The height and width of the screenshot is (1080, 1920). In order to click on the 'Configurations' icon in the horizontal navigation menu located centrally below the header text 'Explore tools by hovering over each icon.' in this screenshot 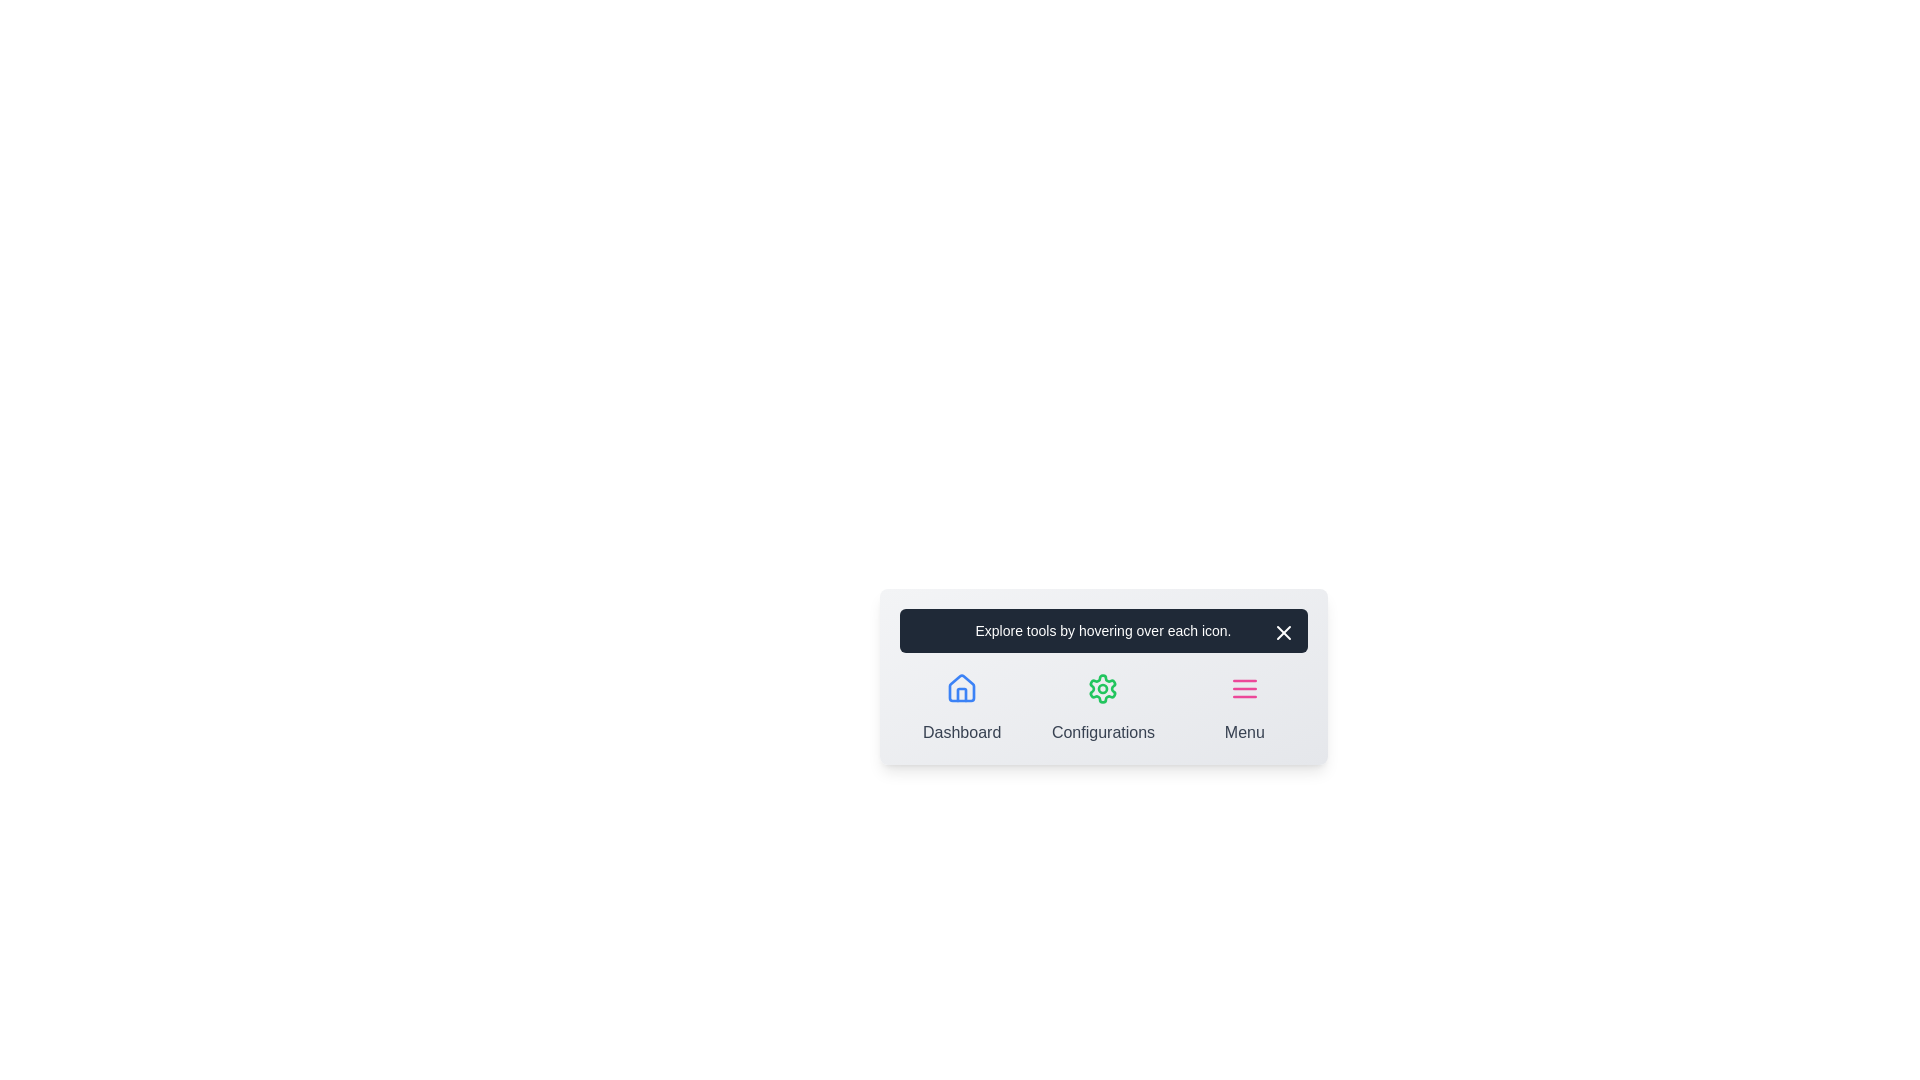, I will do `click(1102, 704)`.